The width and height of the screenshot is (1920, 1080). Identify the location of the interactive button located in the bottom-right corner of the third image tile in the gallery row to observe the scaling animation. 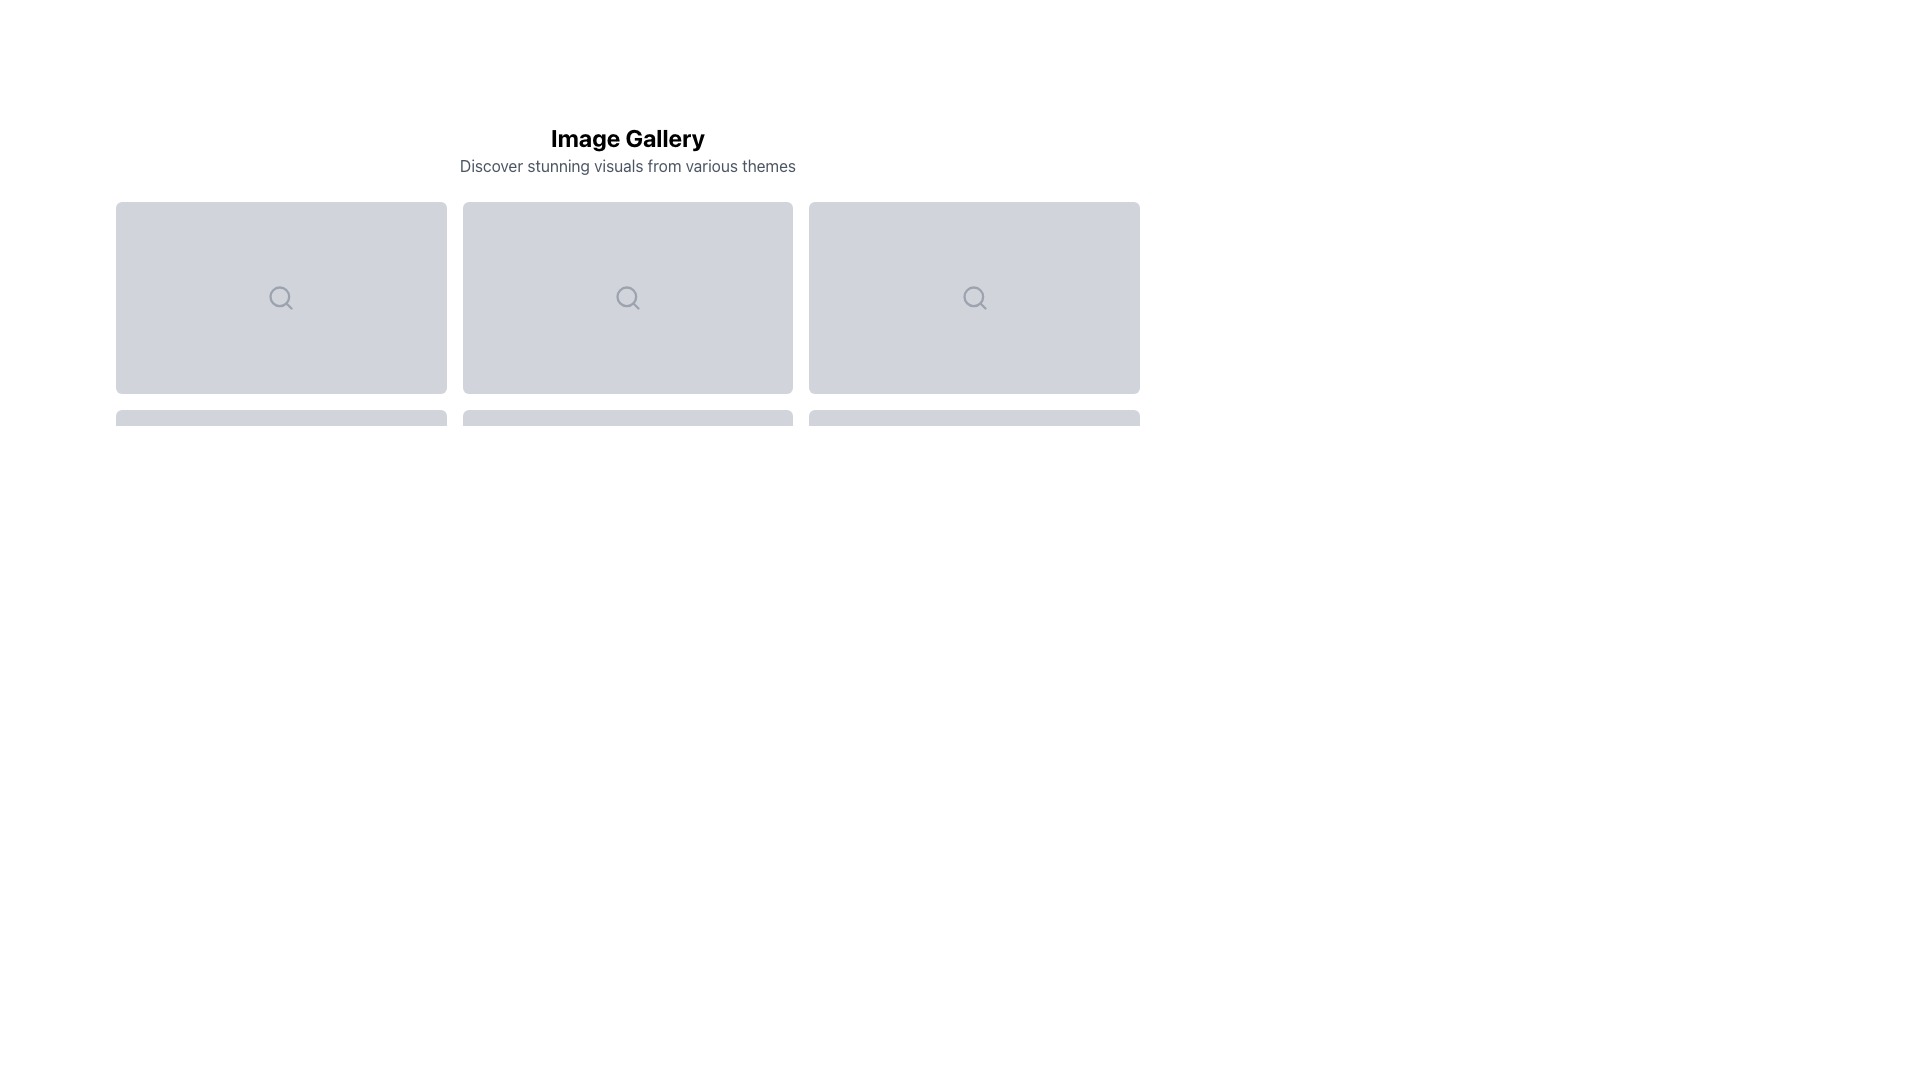
(1103, 357).